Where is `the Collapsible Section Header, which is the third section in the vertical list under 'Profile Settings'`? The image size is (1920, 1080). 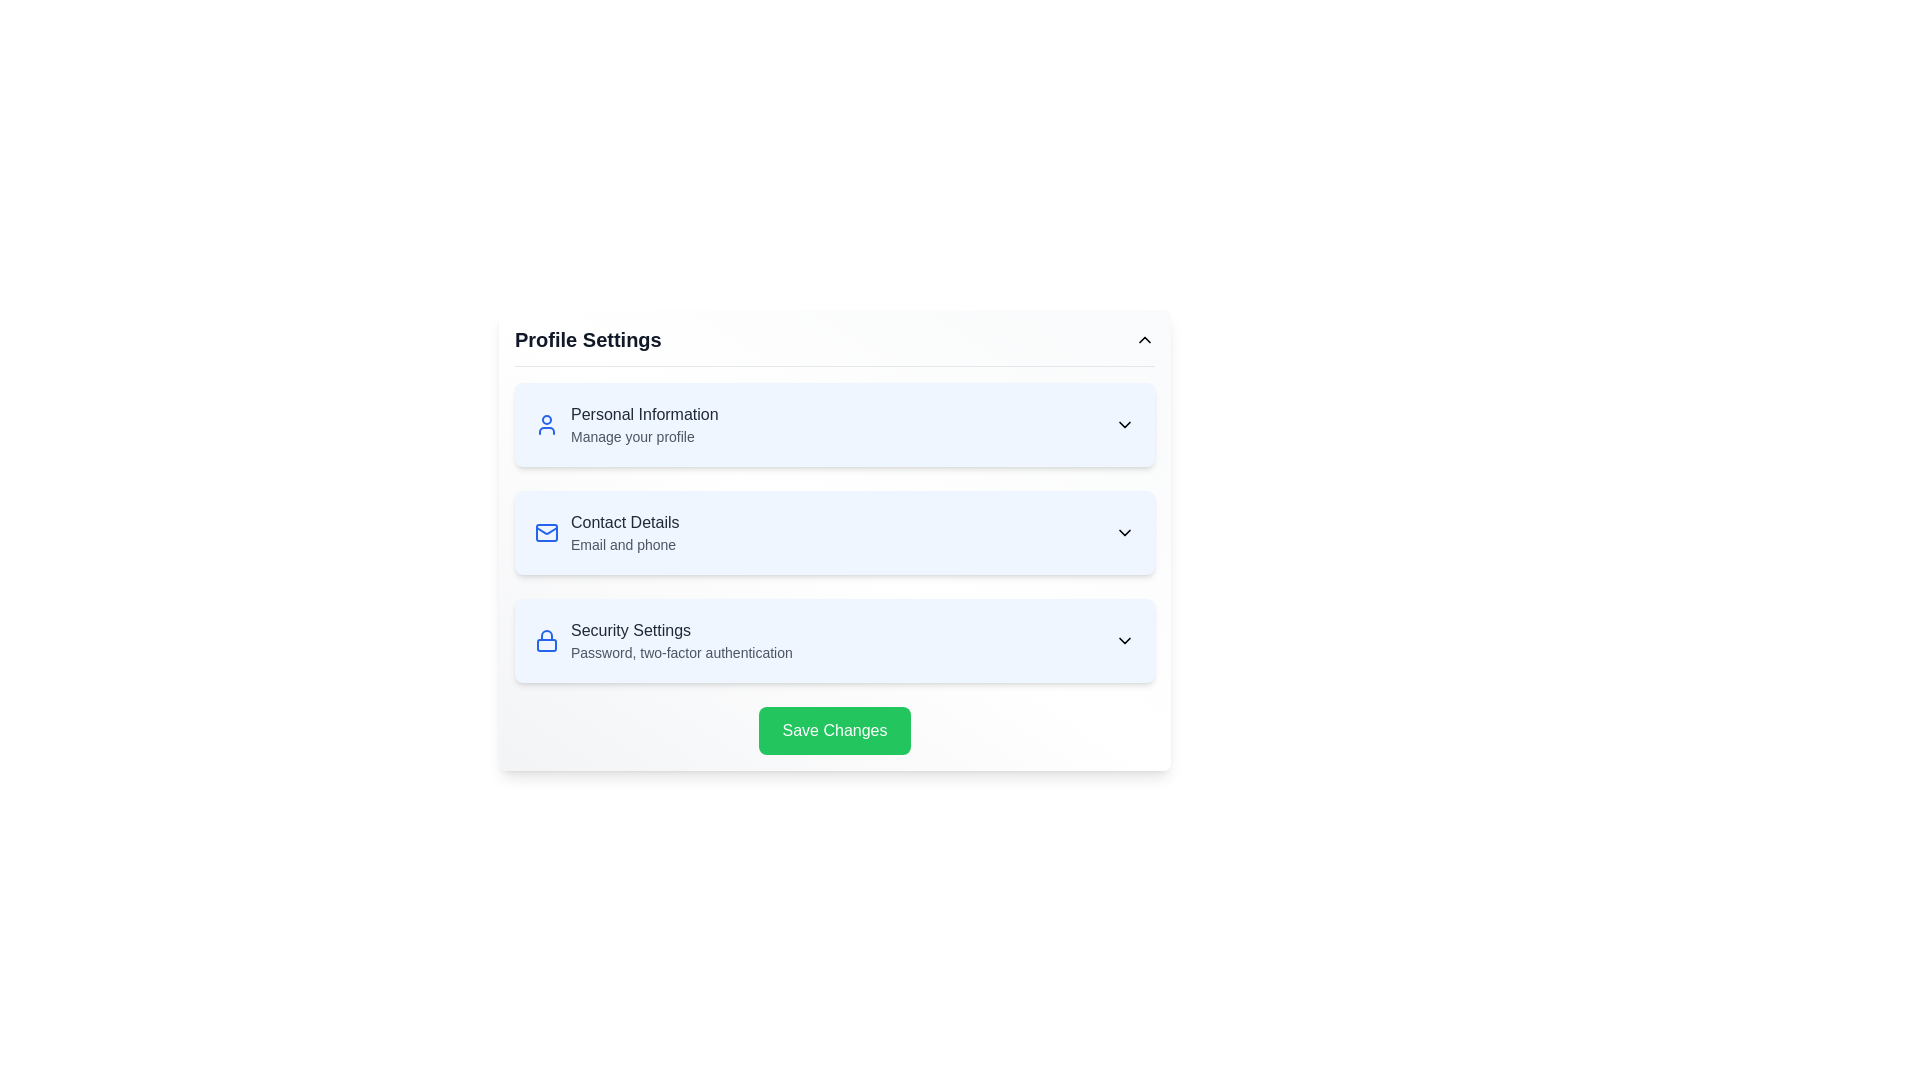 the Collapsible Section Header, which is the third section in the vertical list under 'Profile Settings' is located at coordinates (835, 640).